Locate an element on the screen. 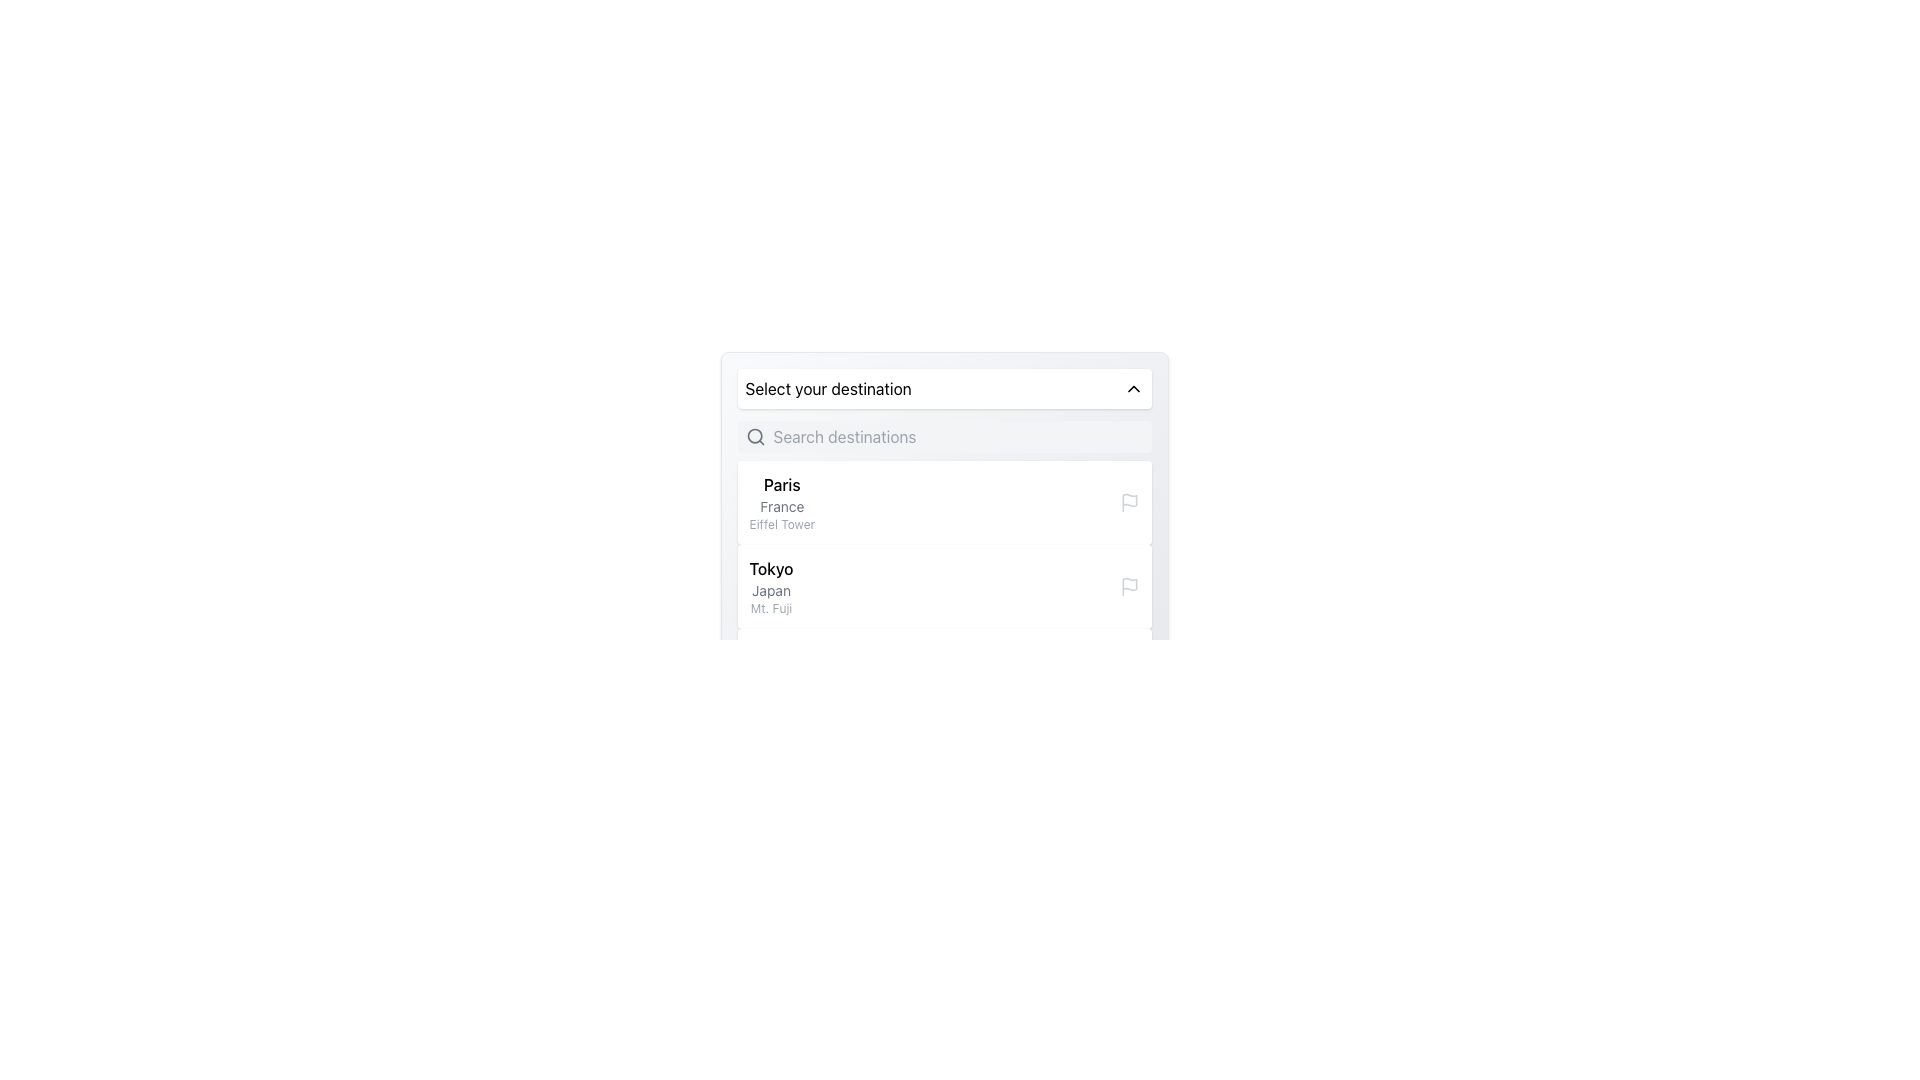  the second list item in the 'Select your destination' menu is located at coordinates (943, 585).